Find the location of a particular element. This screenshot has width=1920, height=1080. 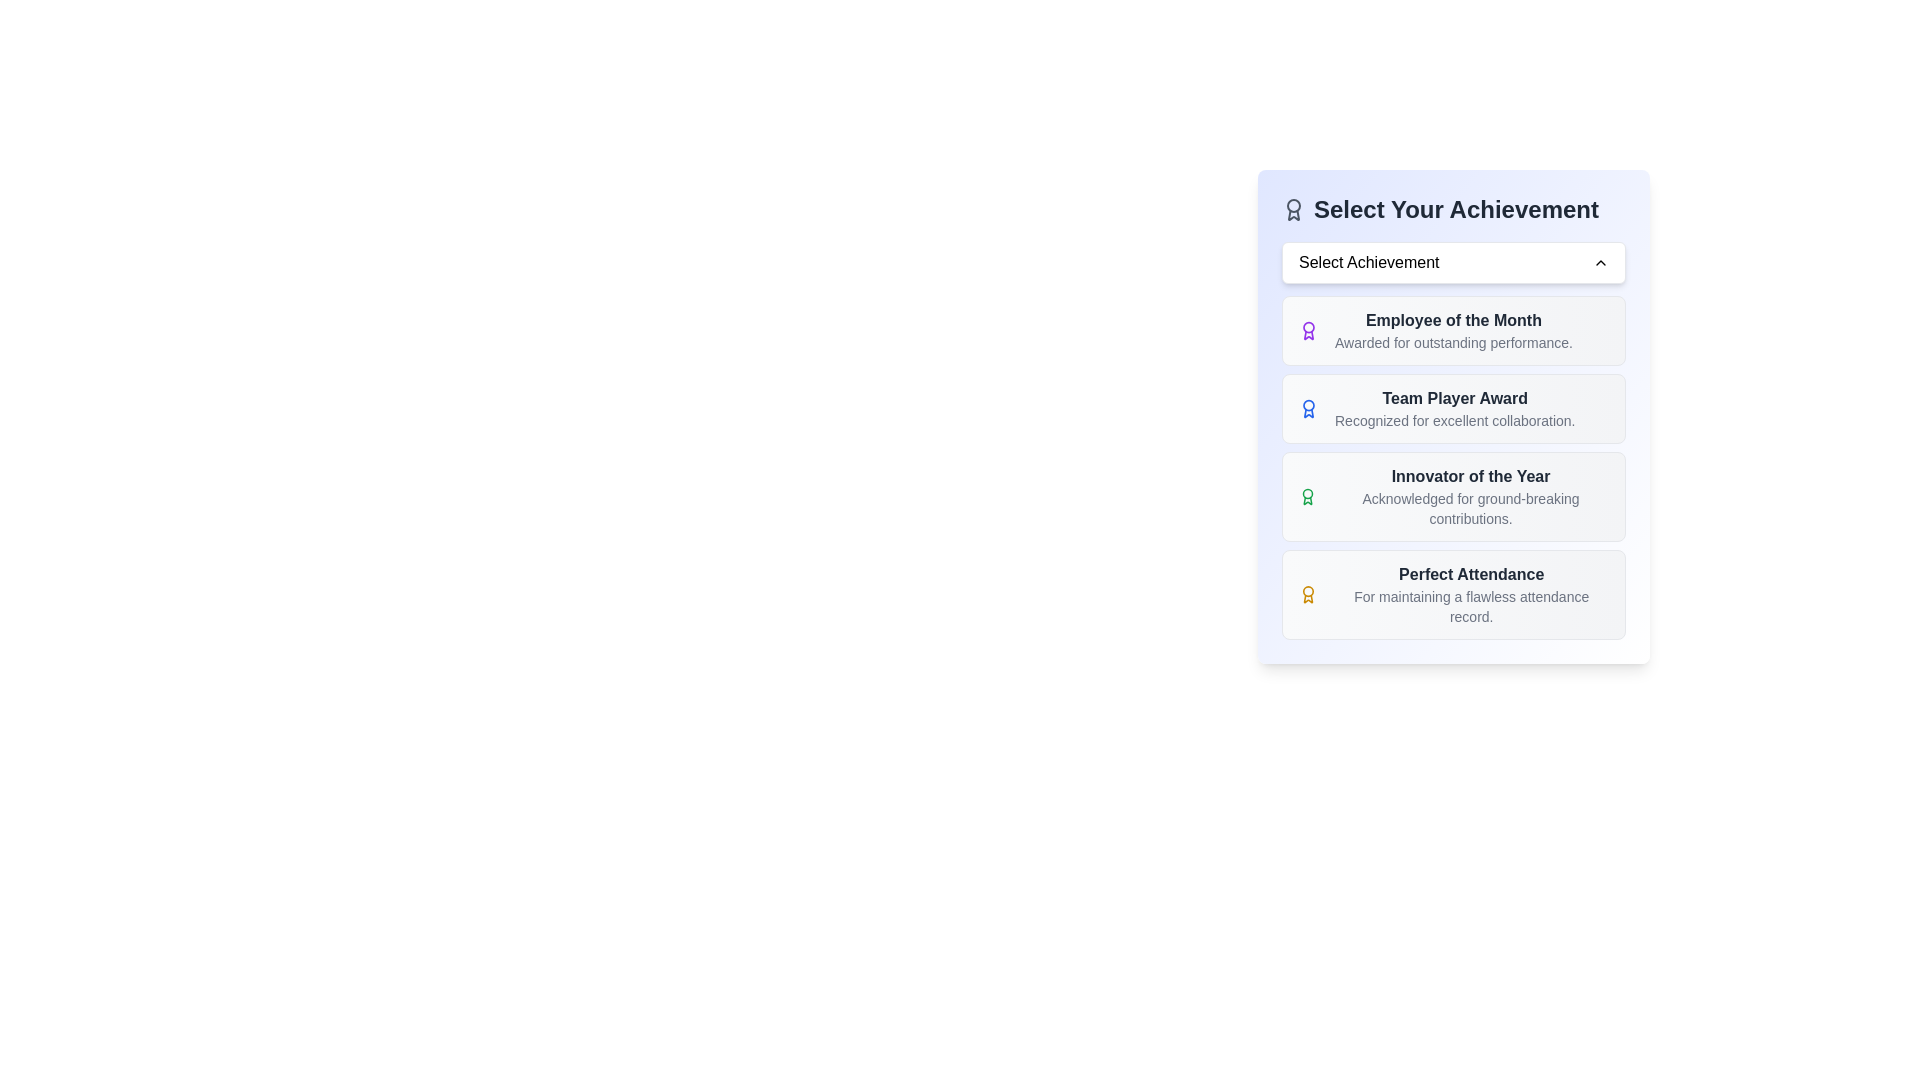

the text label reading 'Select Achievement' is located at coordinates (1368, 261).